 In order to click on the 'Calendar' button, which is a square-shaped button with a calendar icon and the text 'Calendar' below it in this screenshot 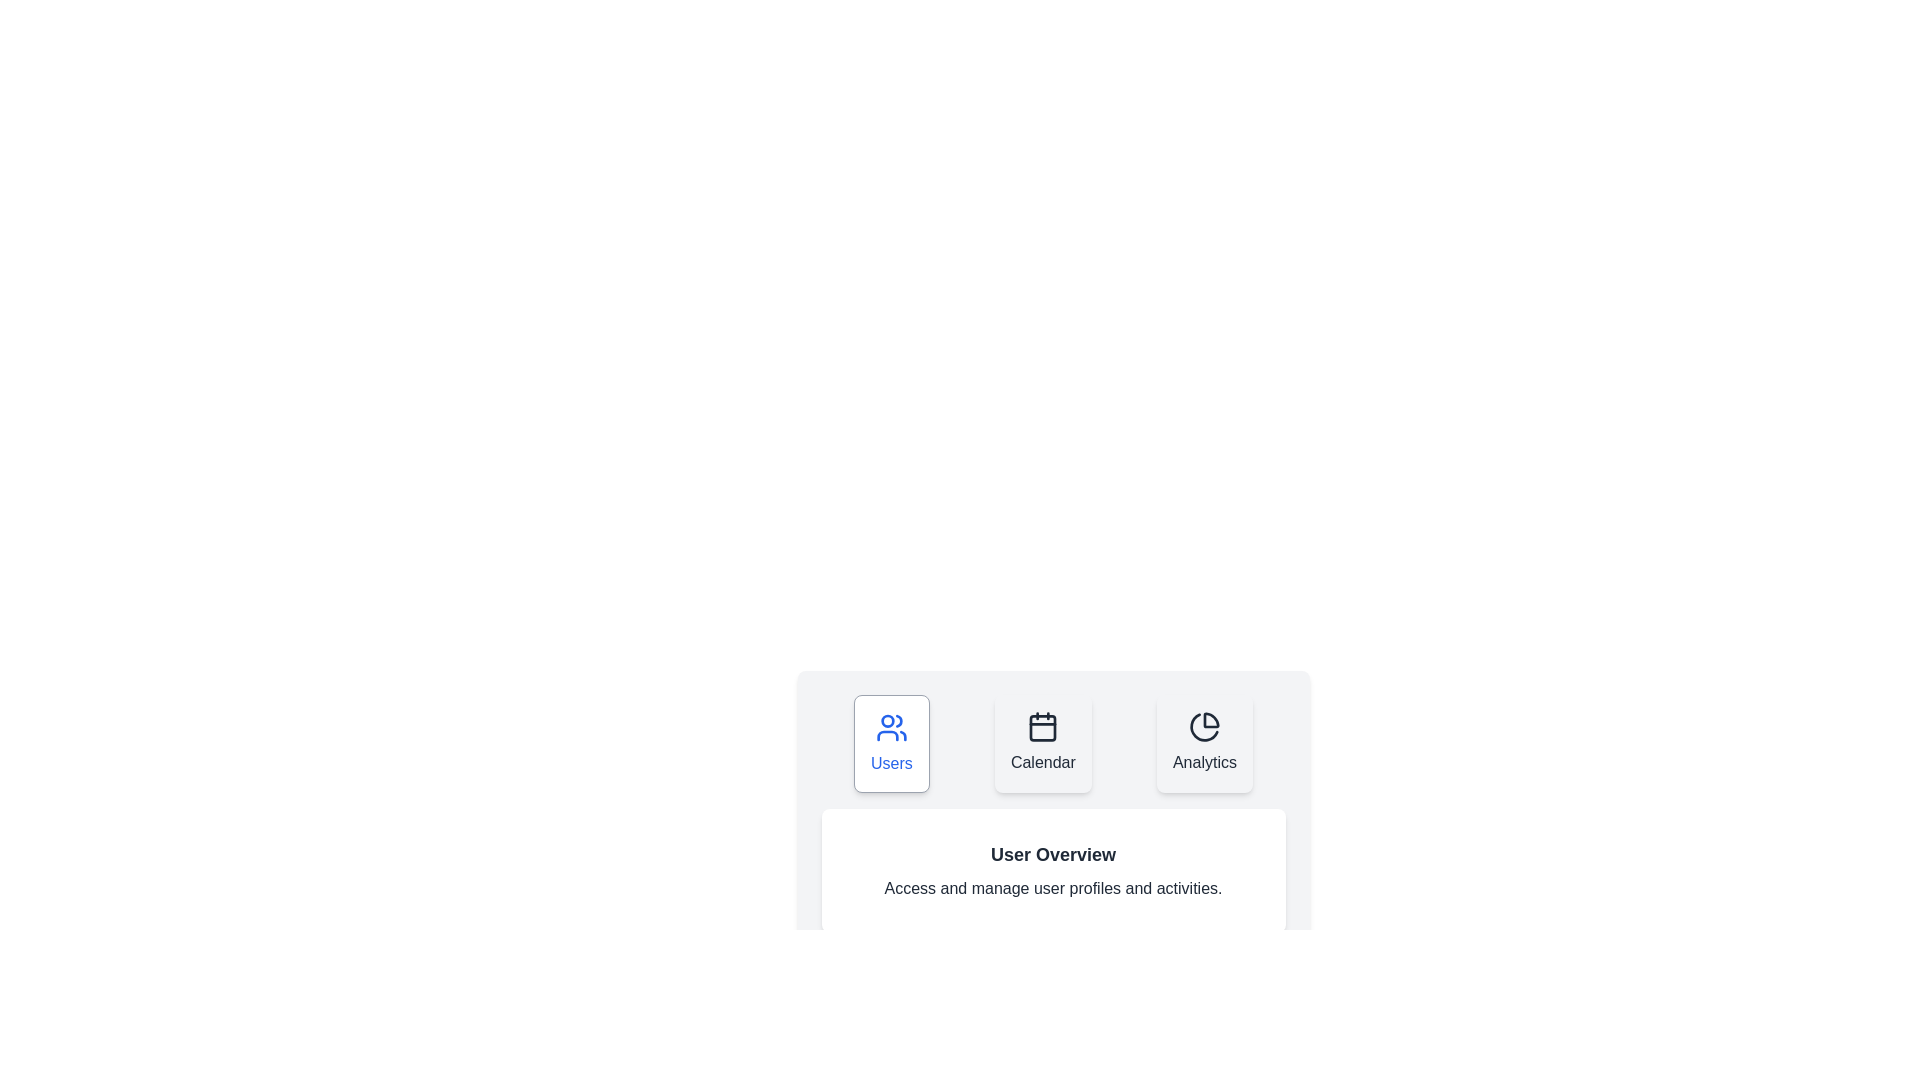, I will do `click(1042, 744)`.